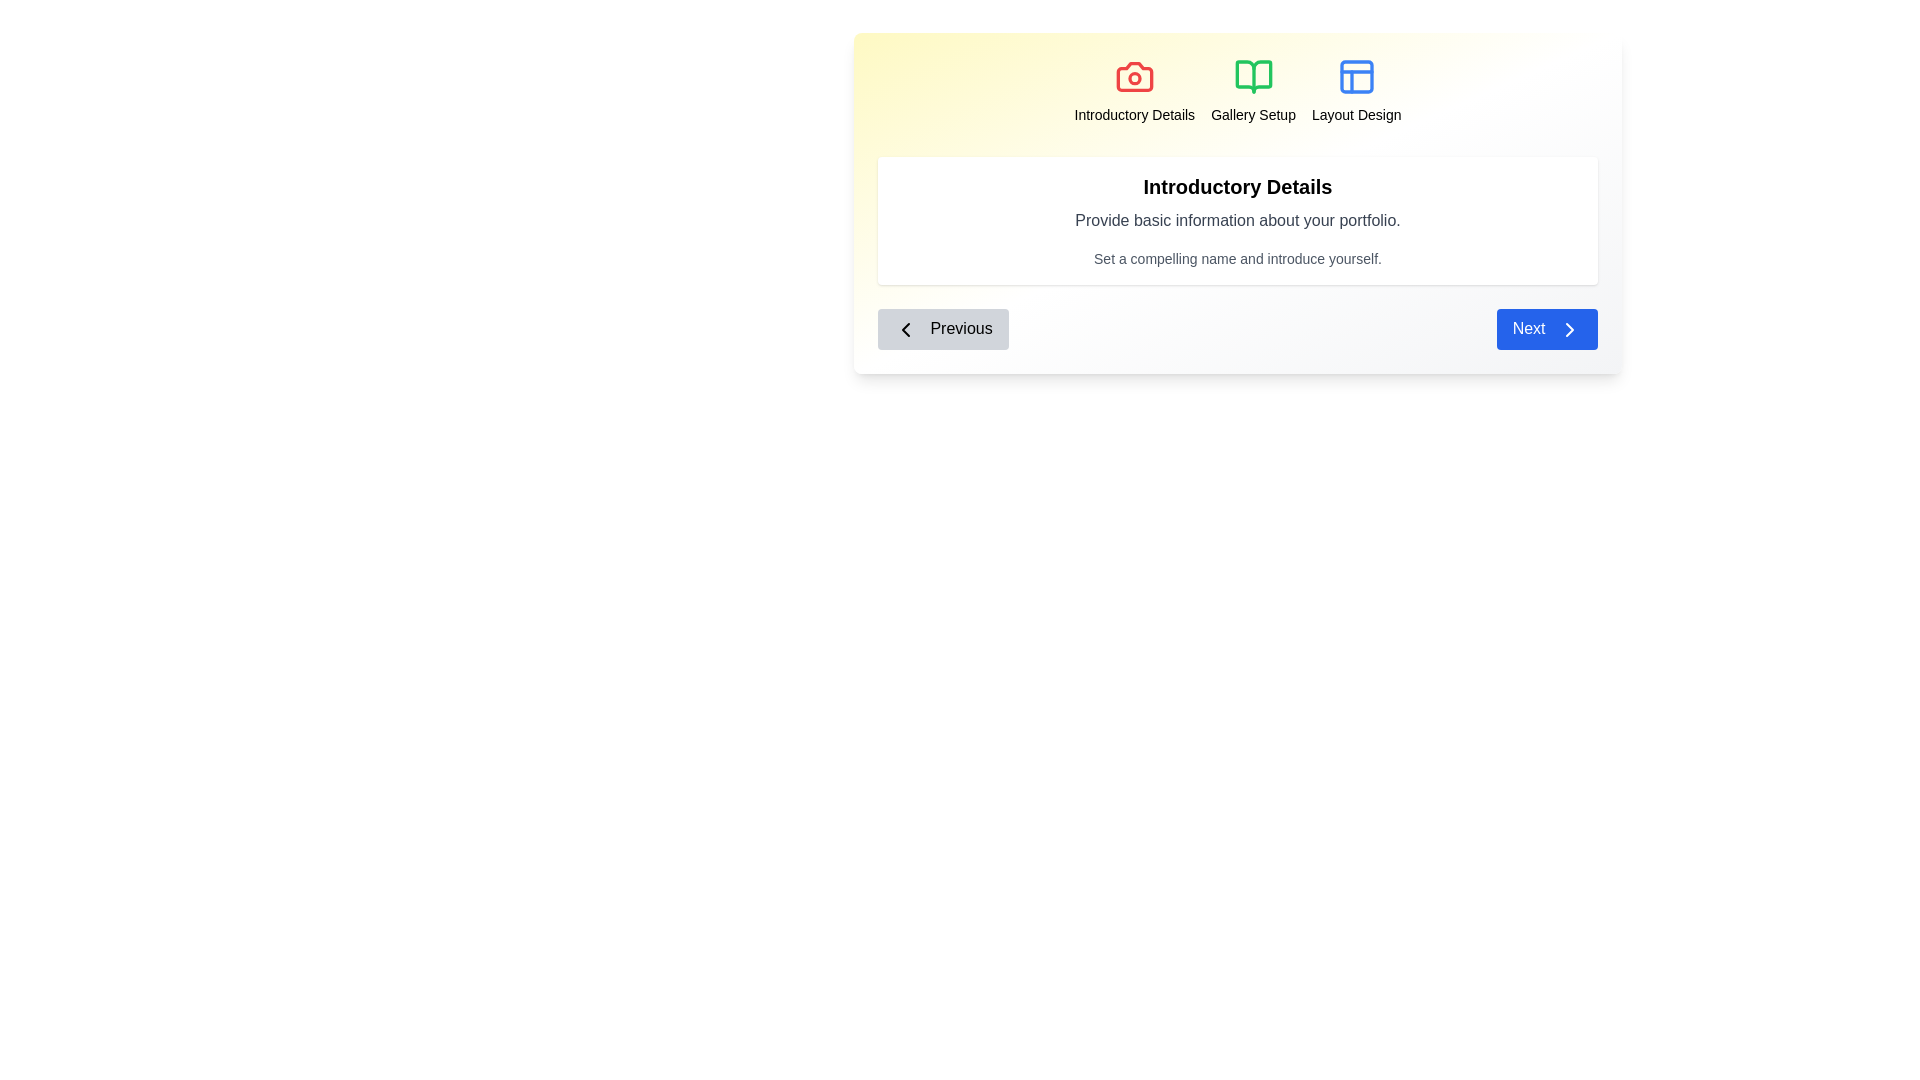 The width and height of the screenshot is (1920, 1080). Describe the element at coordinates (1134, 91) in the screenshot. I see `the selectable menu item labeled 'Introductory Details' which has a red camera icon above it for interaction` at that location.